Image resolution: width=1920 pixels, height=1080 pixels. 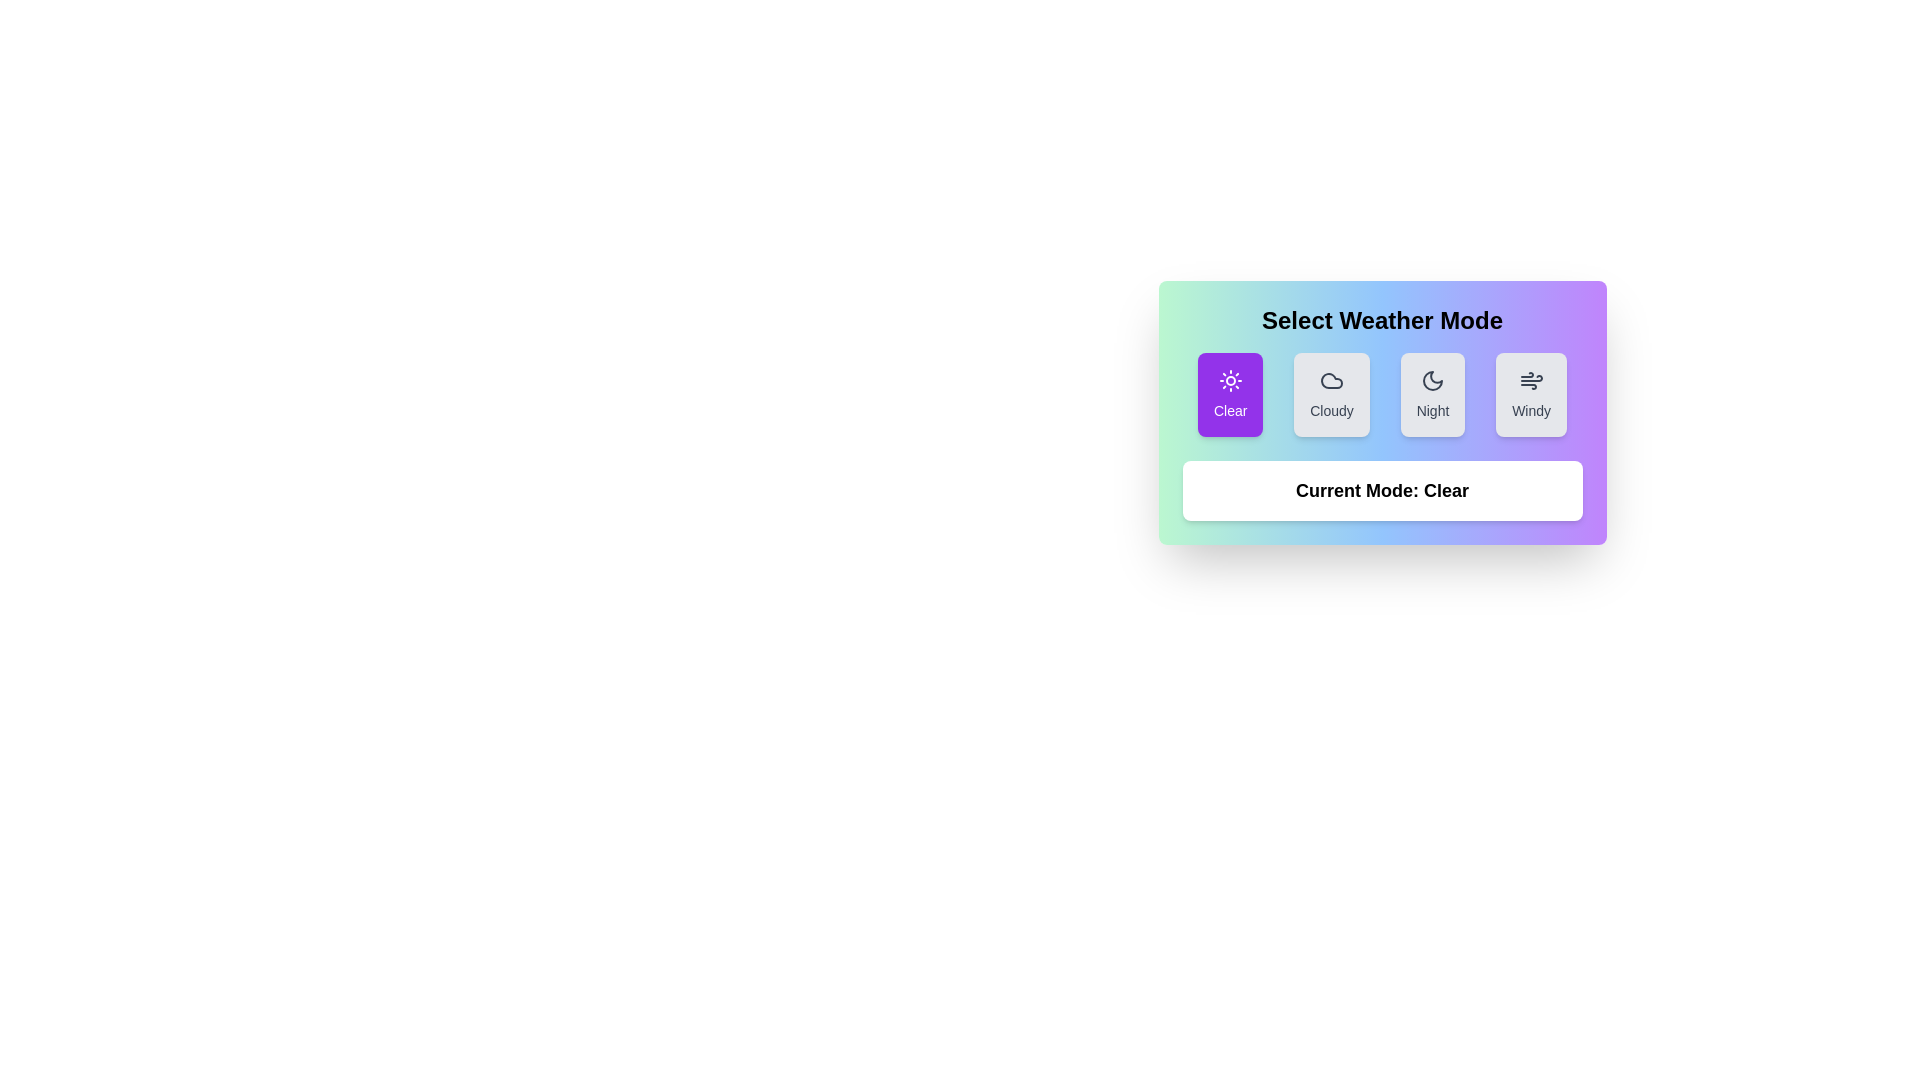 I want to click on the 'Cloudy' button which visually signifies the 'Cloudy' weather mode, so click(x=1331, y=381).